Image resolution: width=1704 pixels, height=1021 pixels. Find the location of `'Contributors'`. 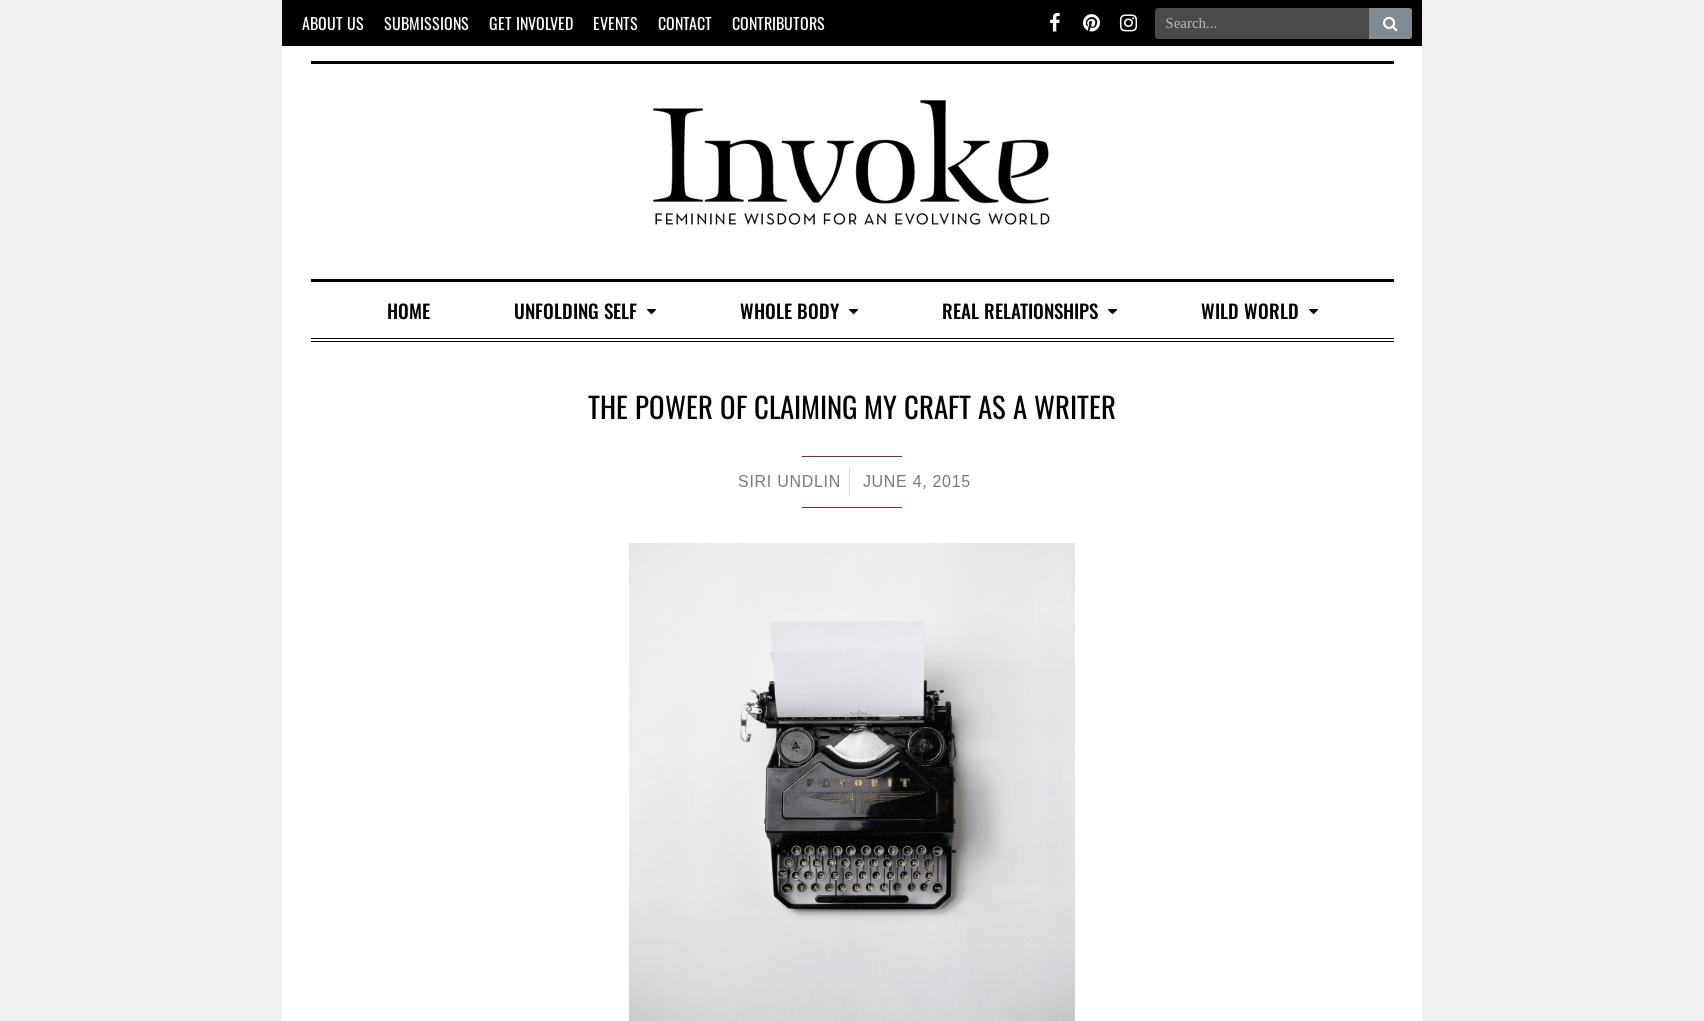

'Contributors' is located at coordinates (777, 21).